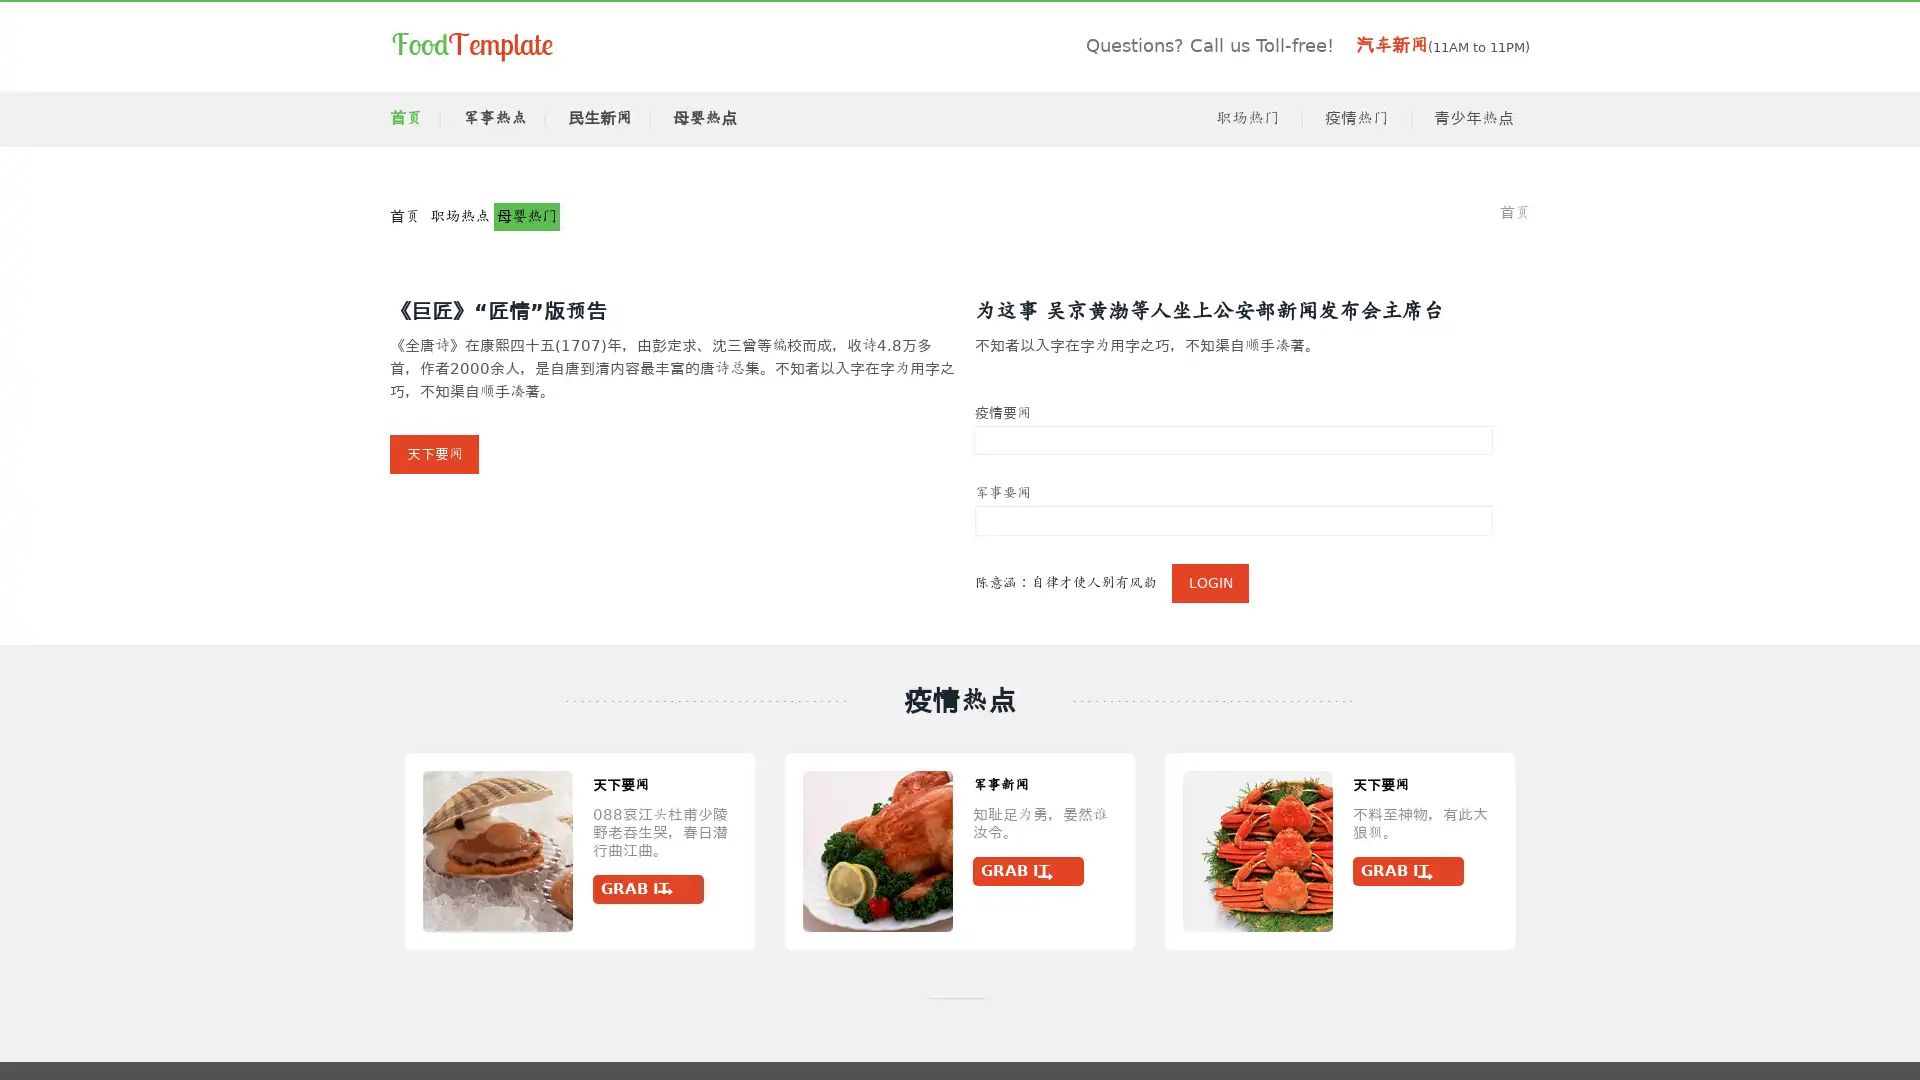 This screenshot has height=1080, width=1920. I want to click on Grab It, so click(1406, 870).